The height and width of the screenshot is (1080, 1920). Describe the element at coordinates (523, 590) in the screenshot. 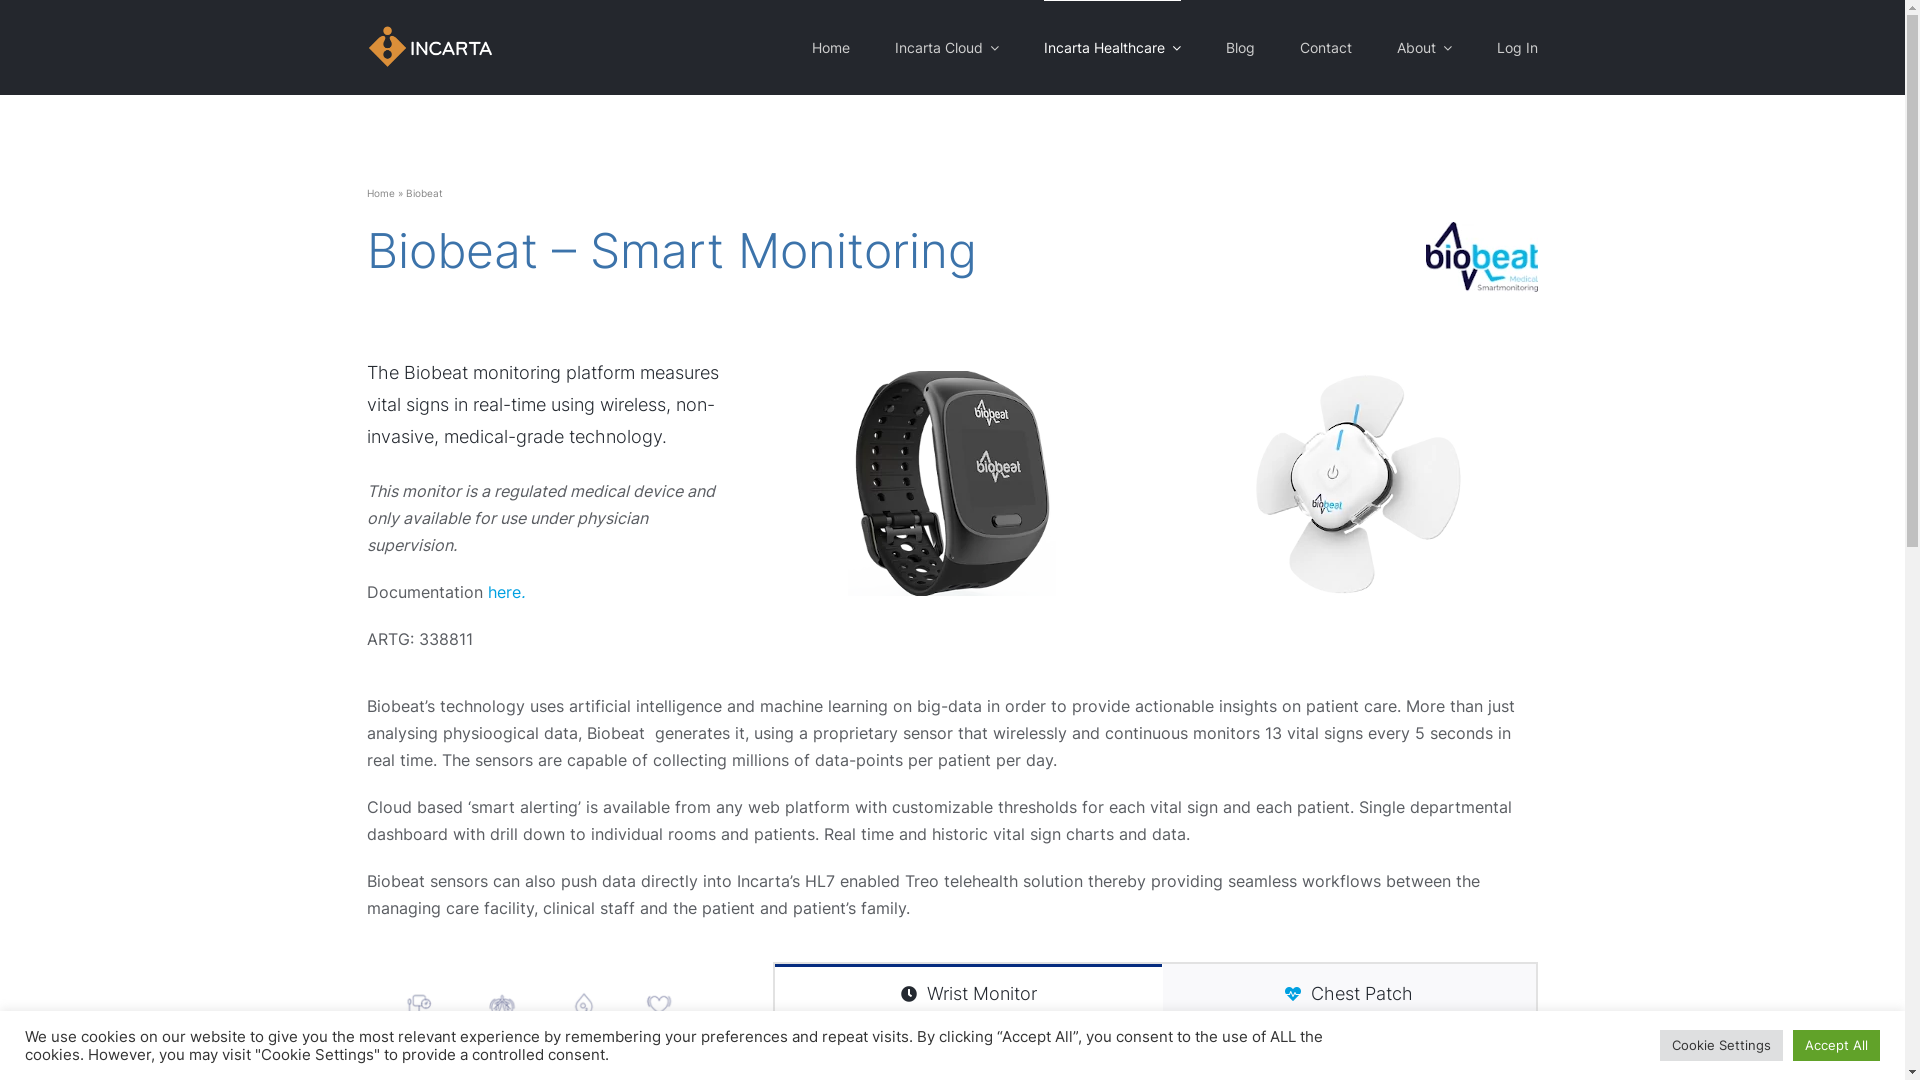

I see `'.'` at that location.